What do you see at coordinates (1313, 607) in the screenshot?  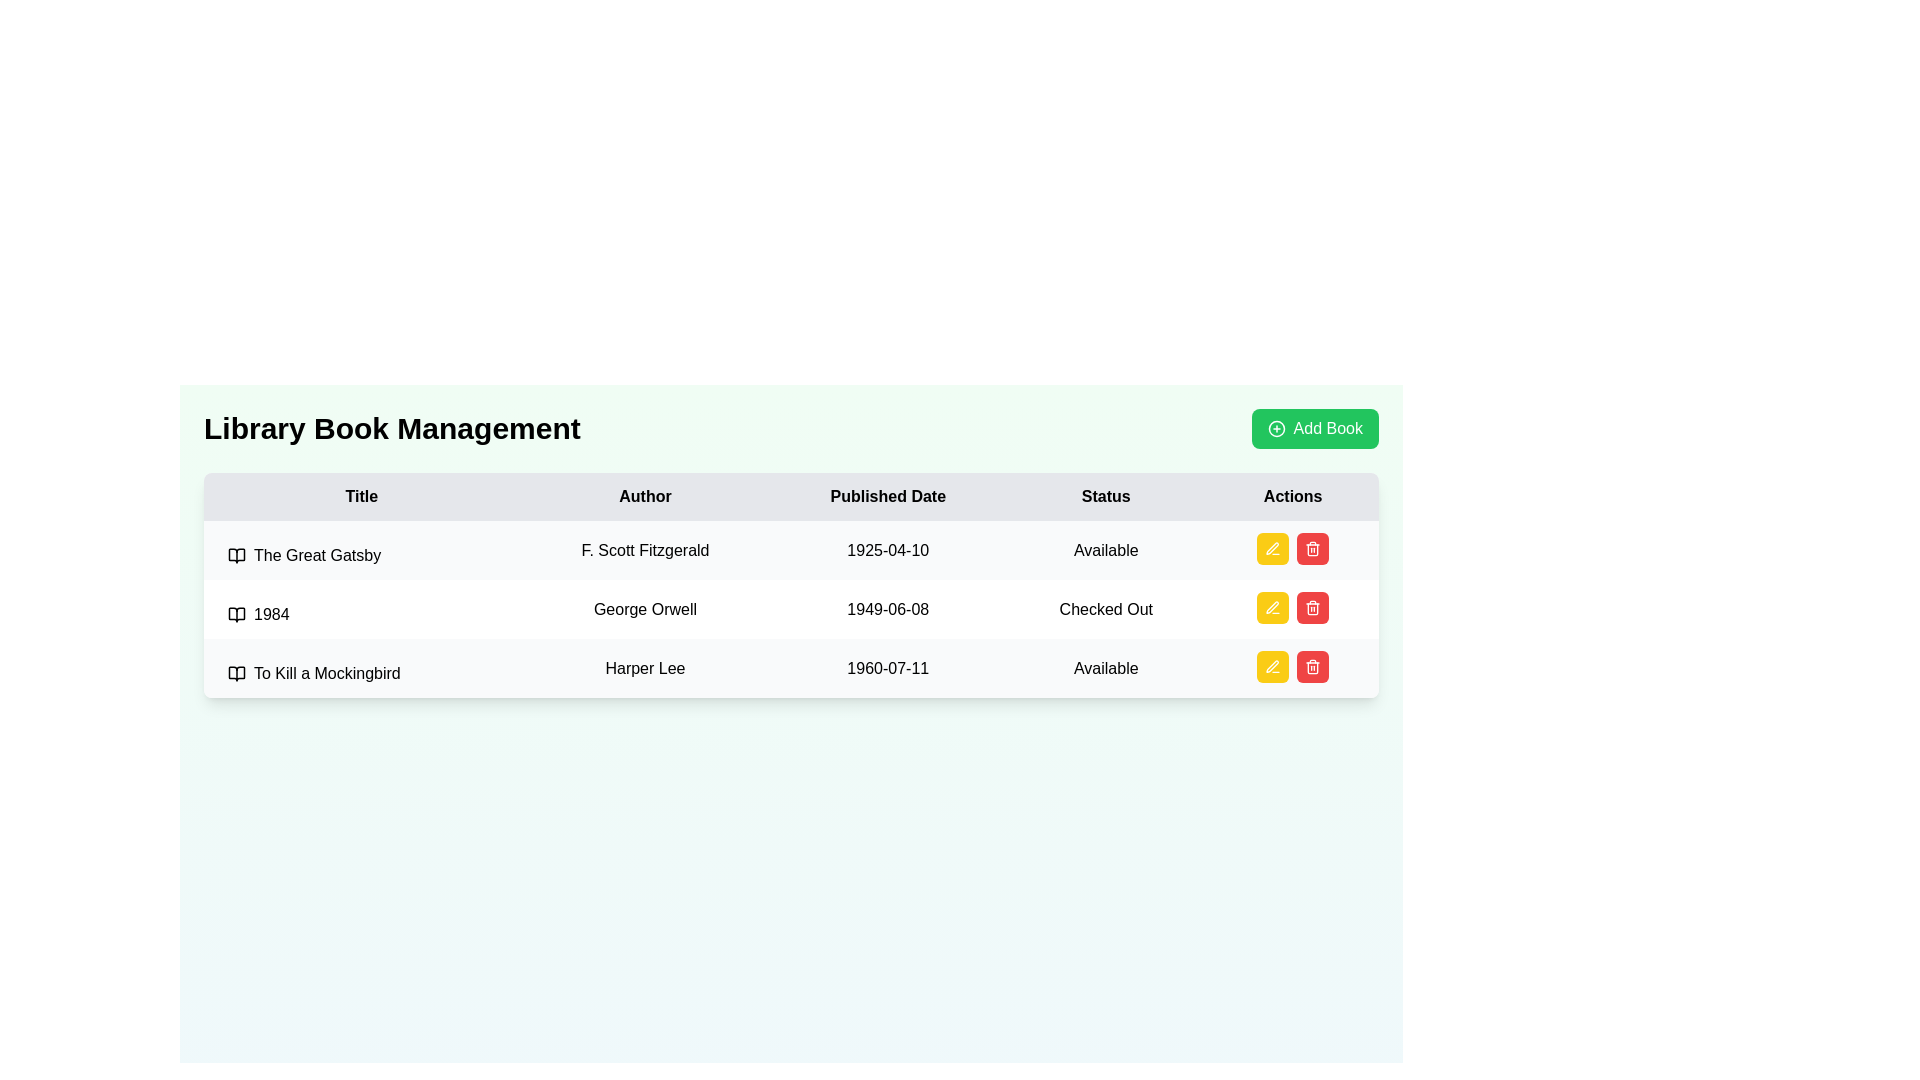 I see `the trash icon button located in the 'Actions' column, third row, for the book 'To Kill a Mockingbird' to initiate the delete operation` at bounding box center [1313, 607].